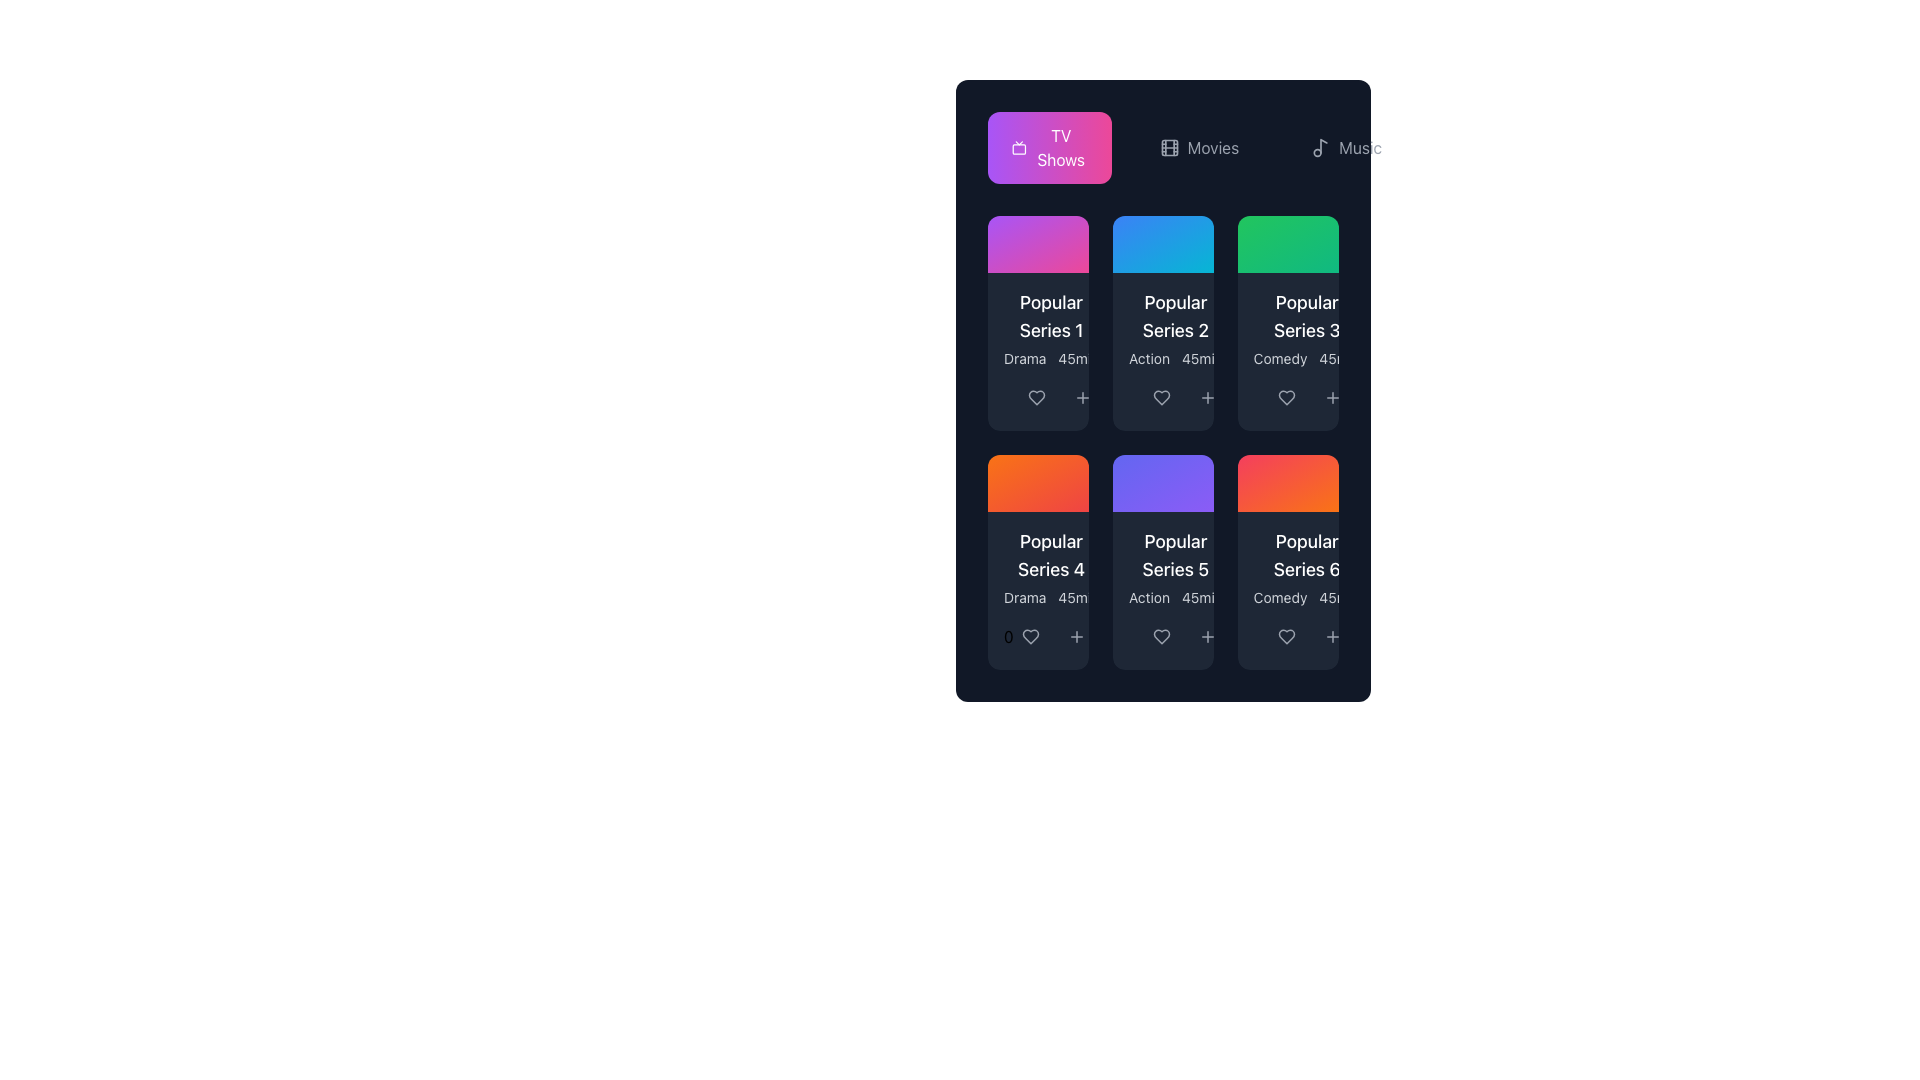  What do you see at coordinates (1030, 636) in the screenshot?
I see `the heart-shaped icon in the fourth card of the grid layout to express a 'like' or 'favorite' action` at bounding box center [1030, 636].